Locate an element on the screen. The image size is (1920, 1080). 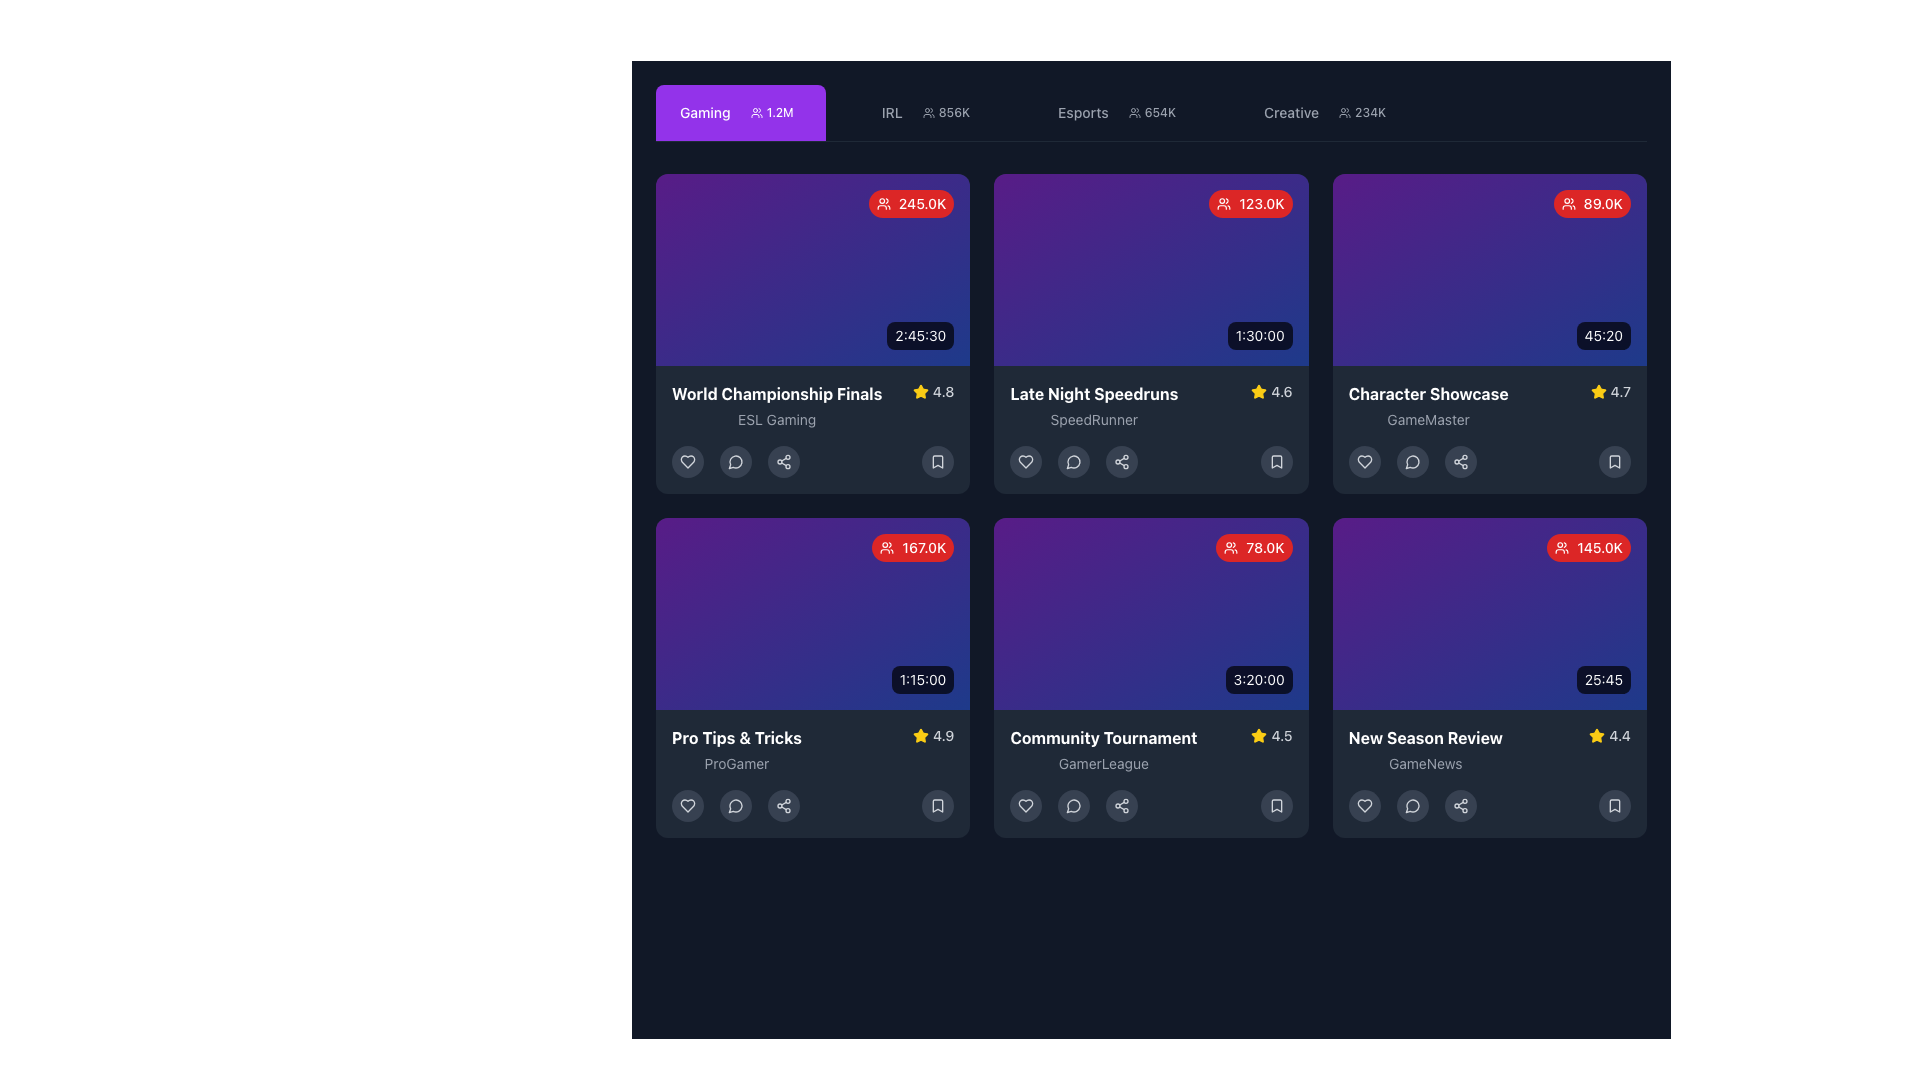
the yellow star-shaped icon representing a rating, which is located in the second row and first column item card of the grid layout, positioned to the right of the title and description text is located at coordinates (1597, 391).